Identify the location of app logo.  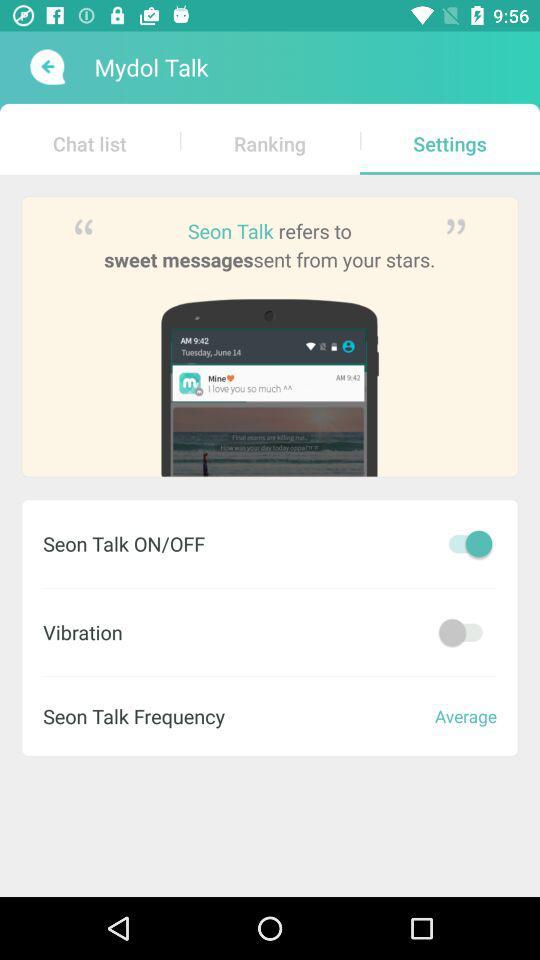
(45, 67).